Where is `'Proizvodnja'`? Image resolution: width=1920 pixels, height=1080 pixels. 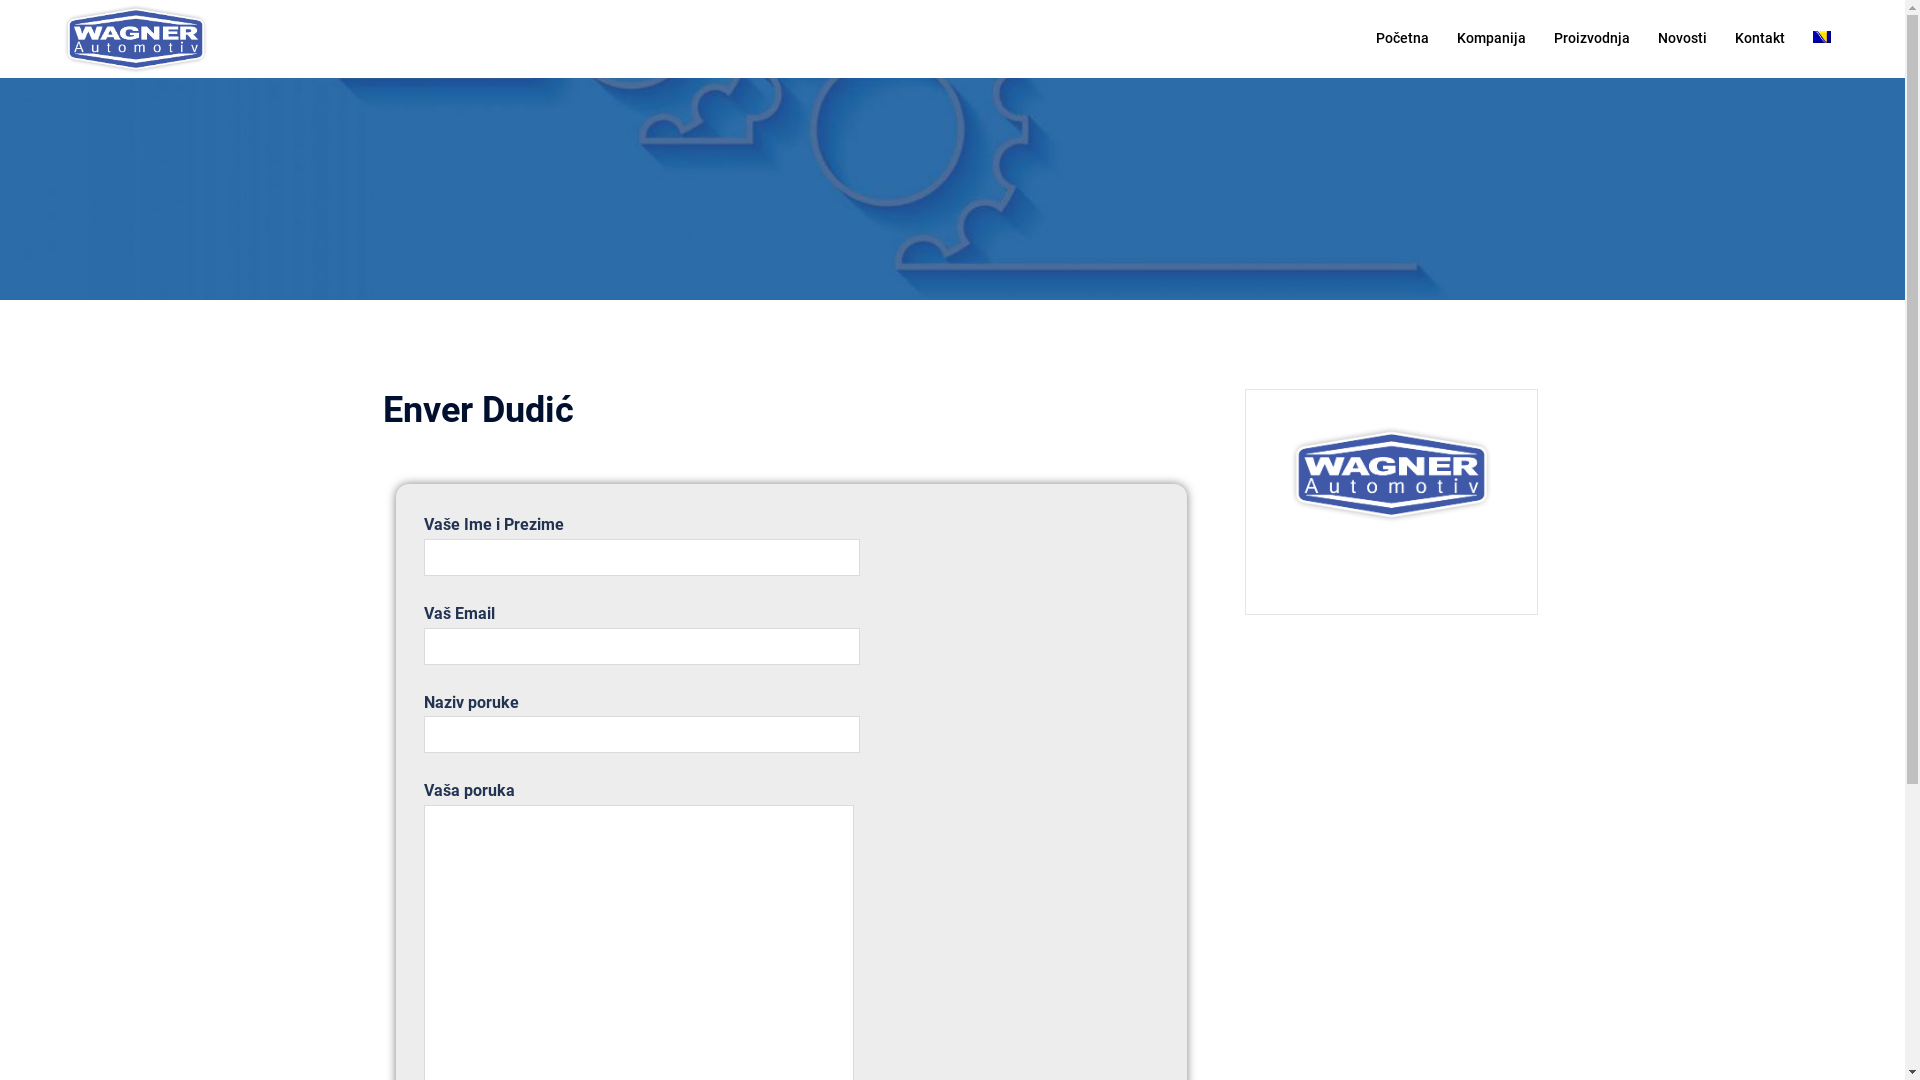
'Proizvodnja' is located at coordinates (1553, 38).